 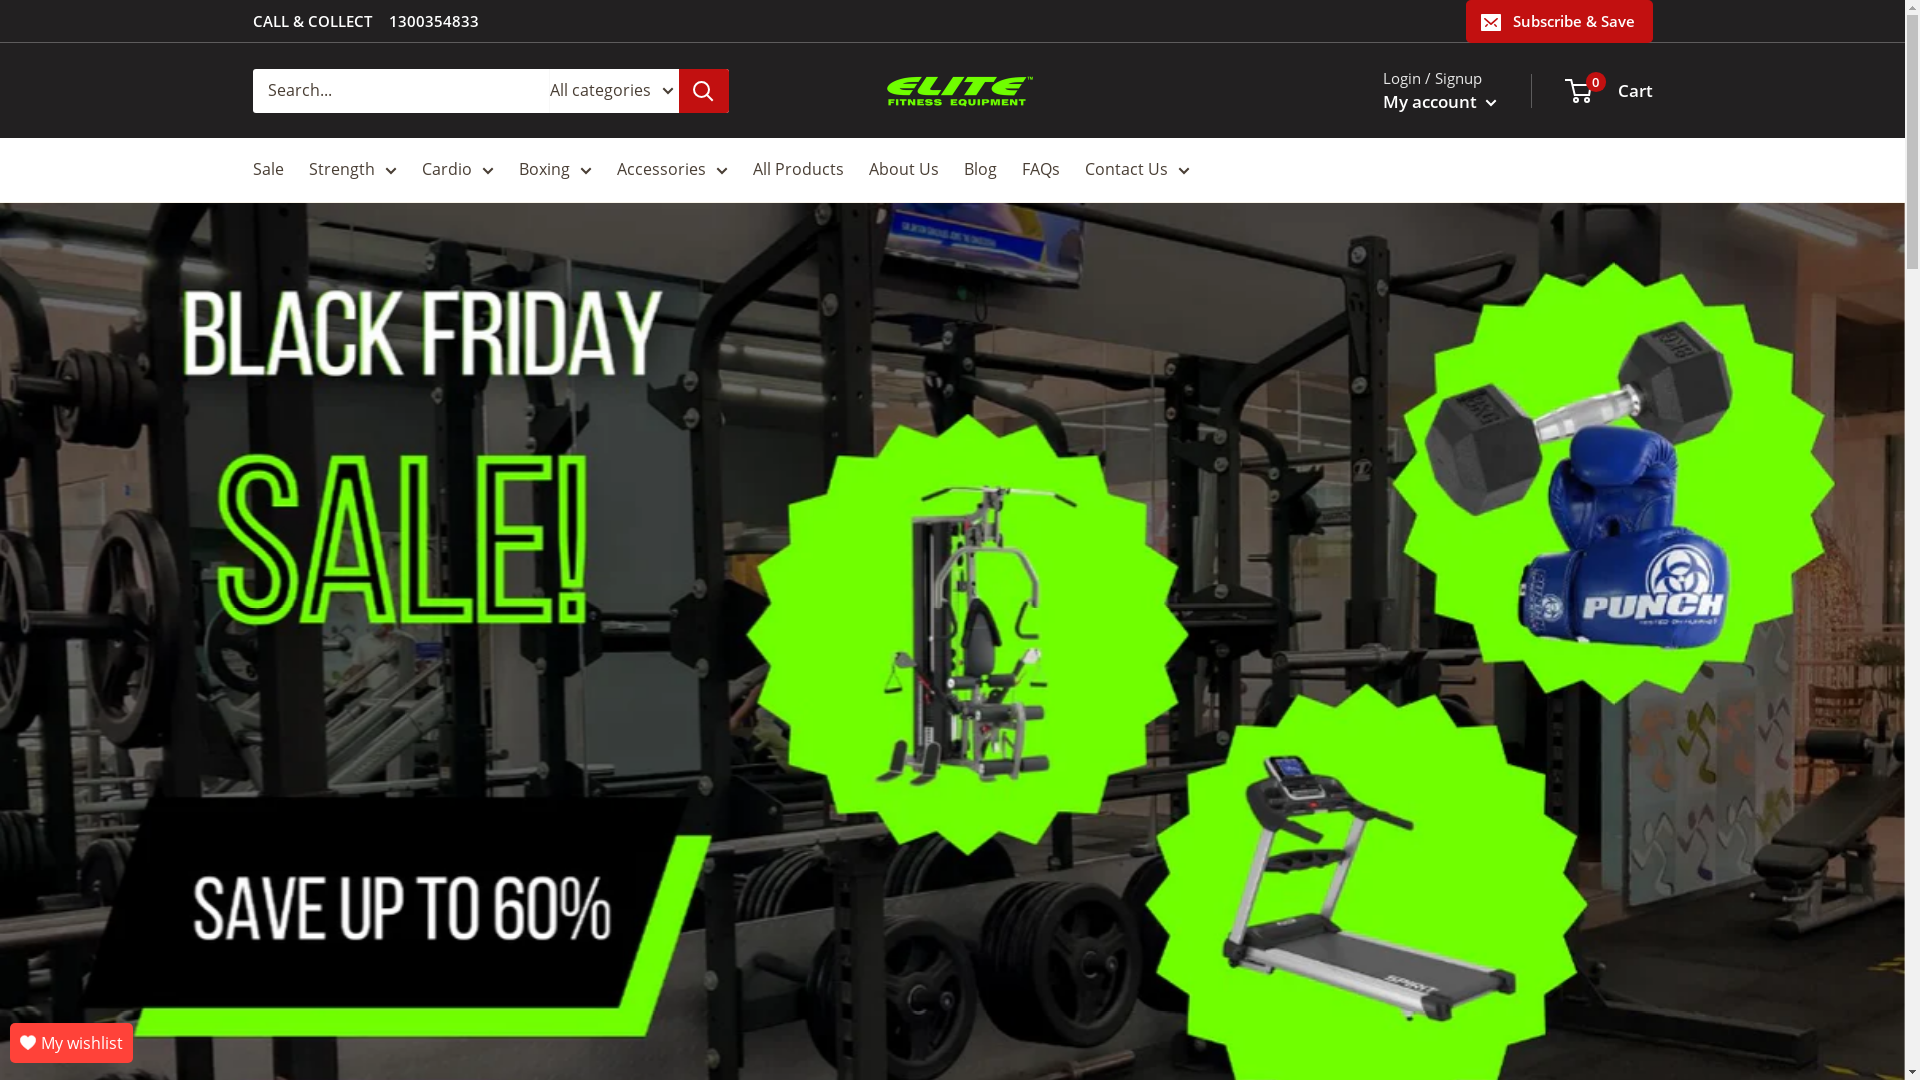 I want to click on 'All Products', so click(x=796, y=168).